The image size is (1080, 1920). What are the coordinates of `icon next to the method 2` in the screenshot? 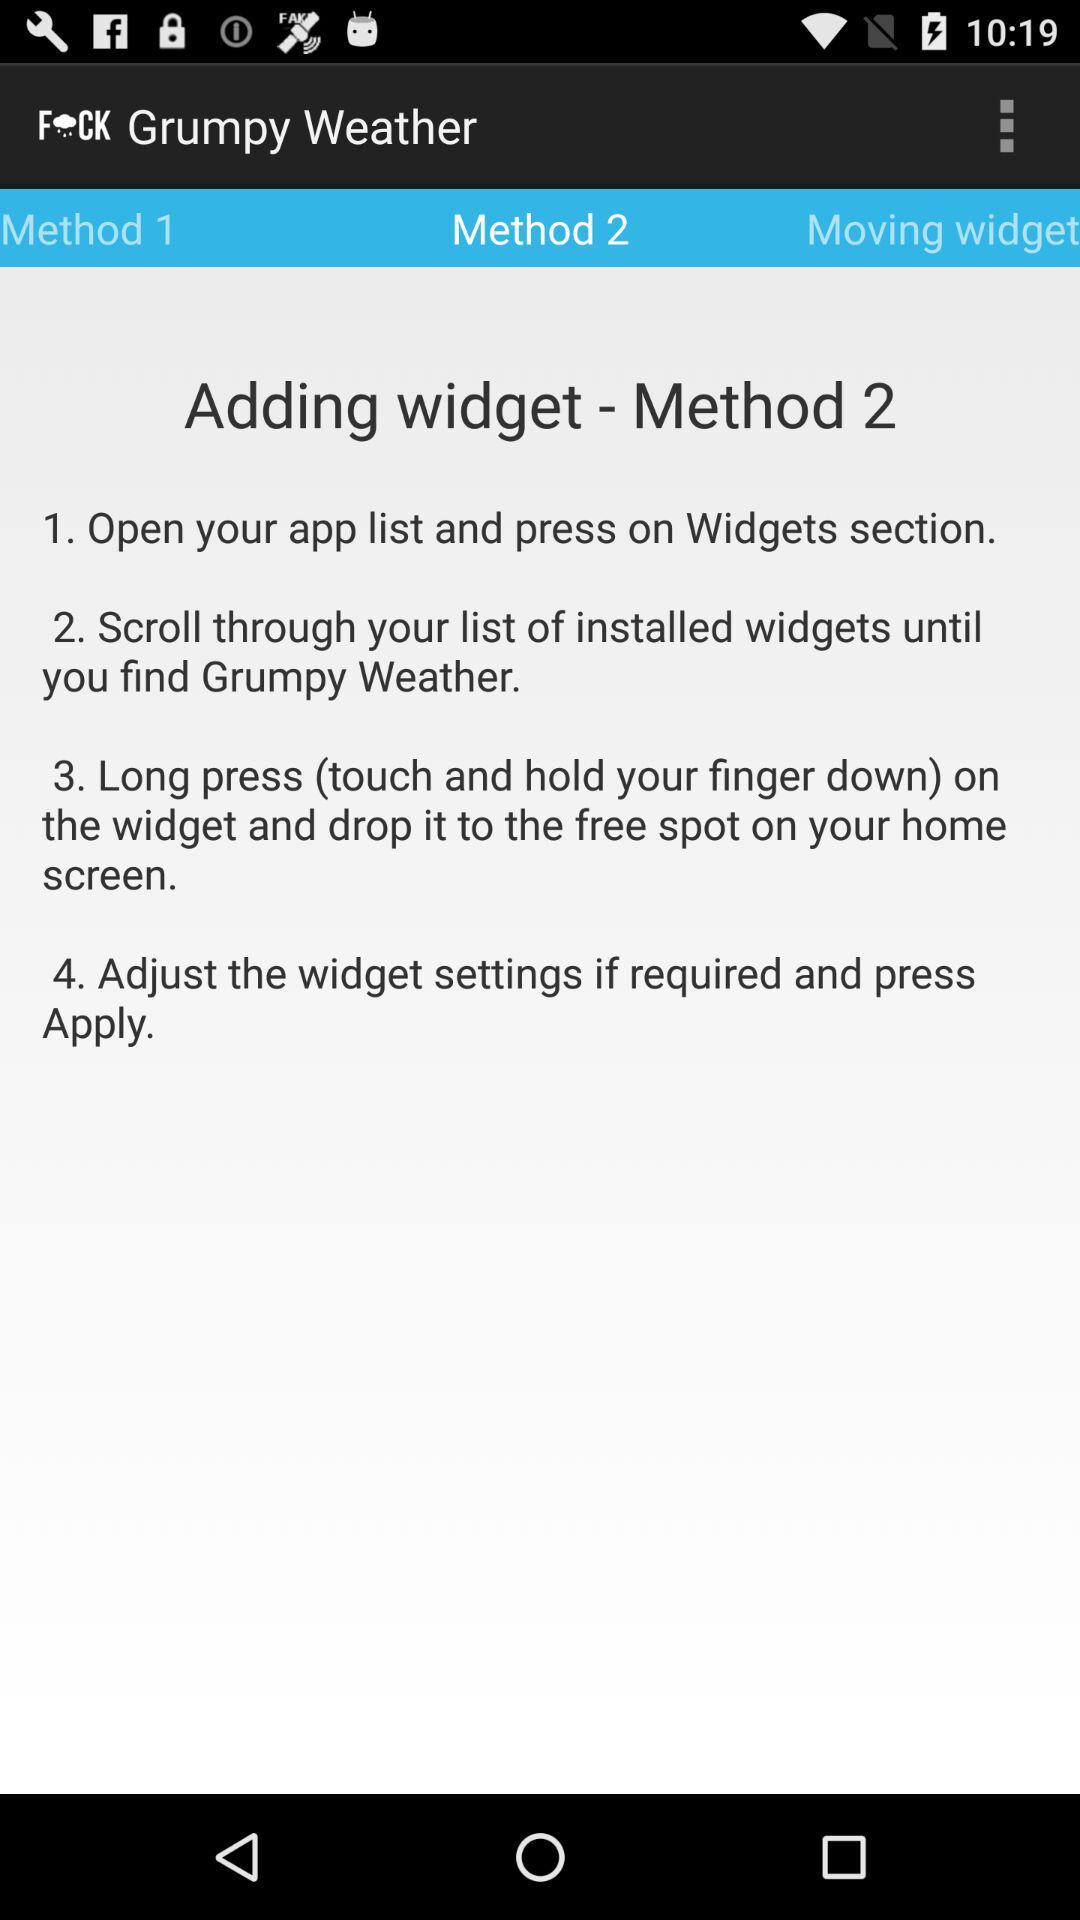 It's located at (1006, 124).